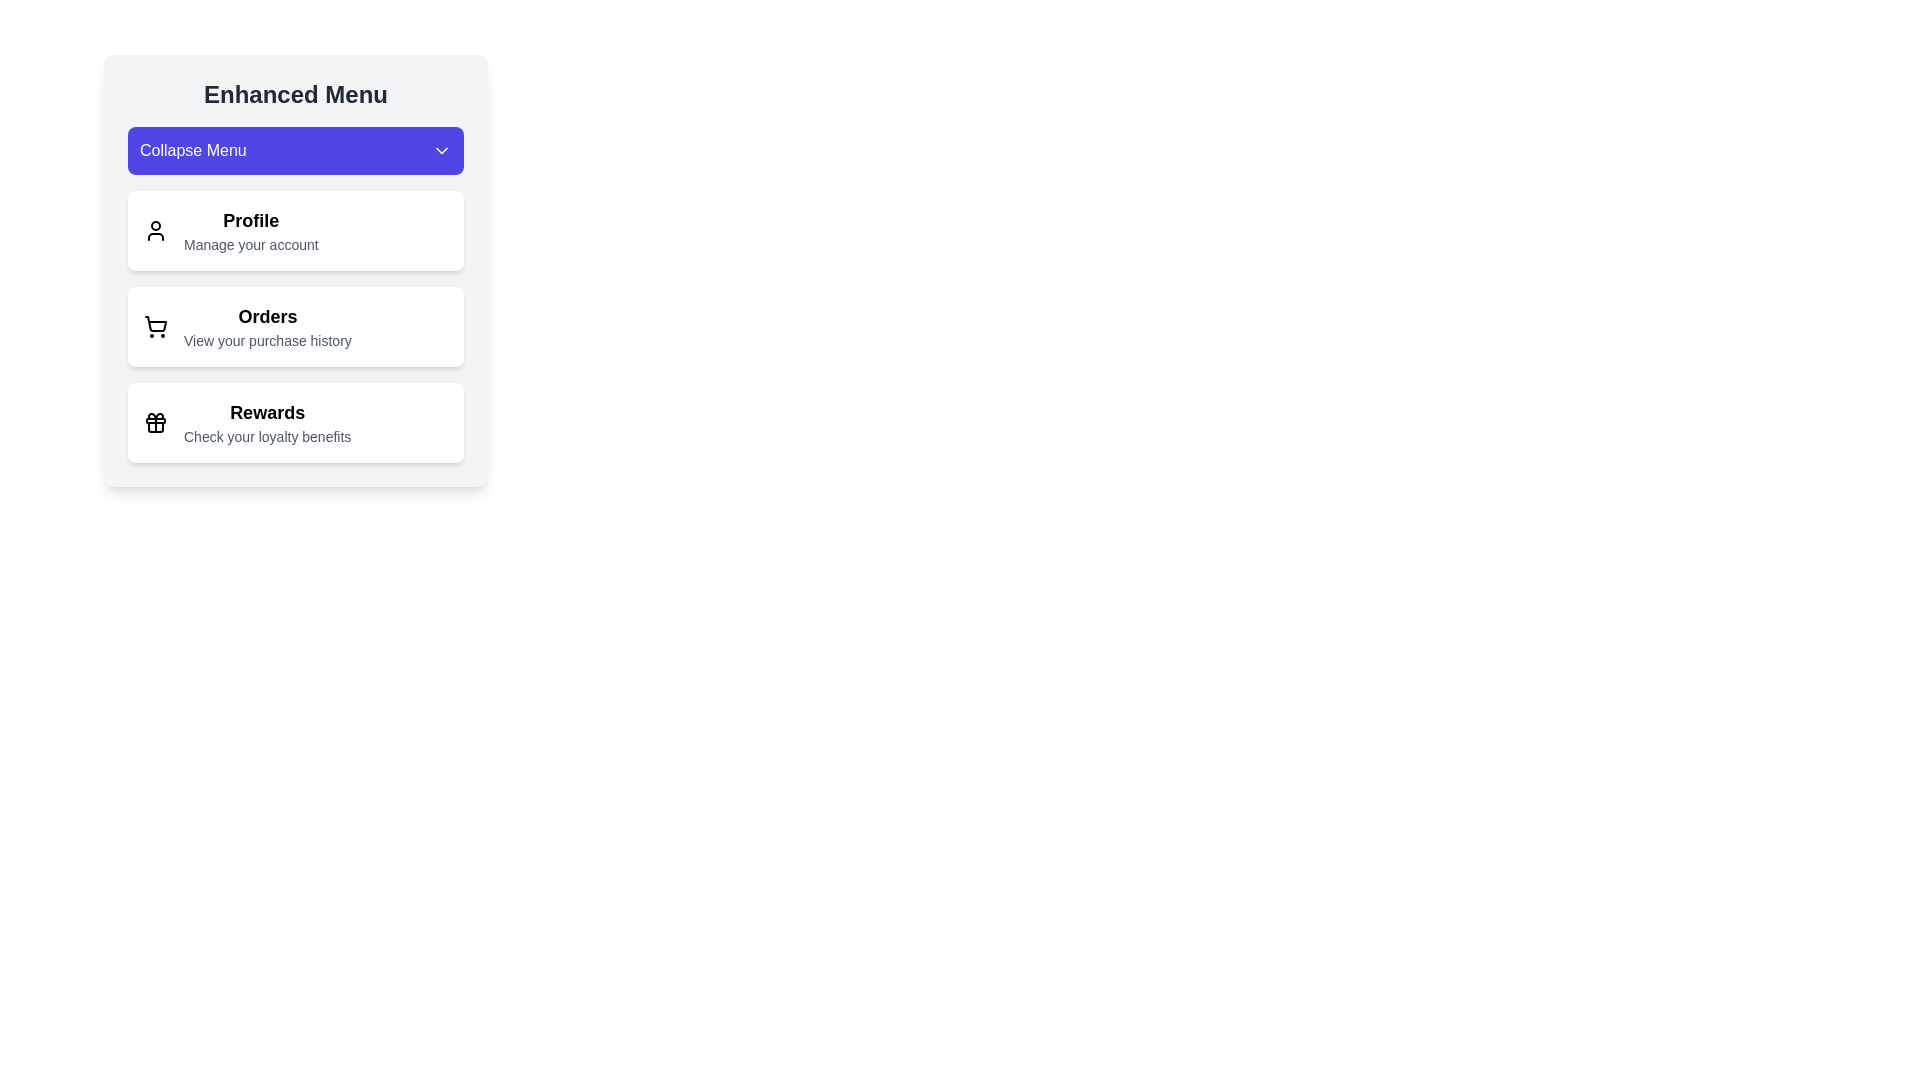 The image size is (1920, 1080). I want to click on the downward-pointing chevron icon located at the right end of the 'Collapse Menu' button, so click(440, 149).